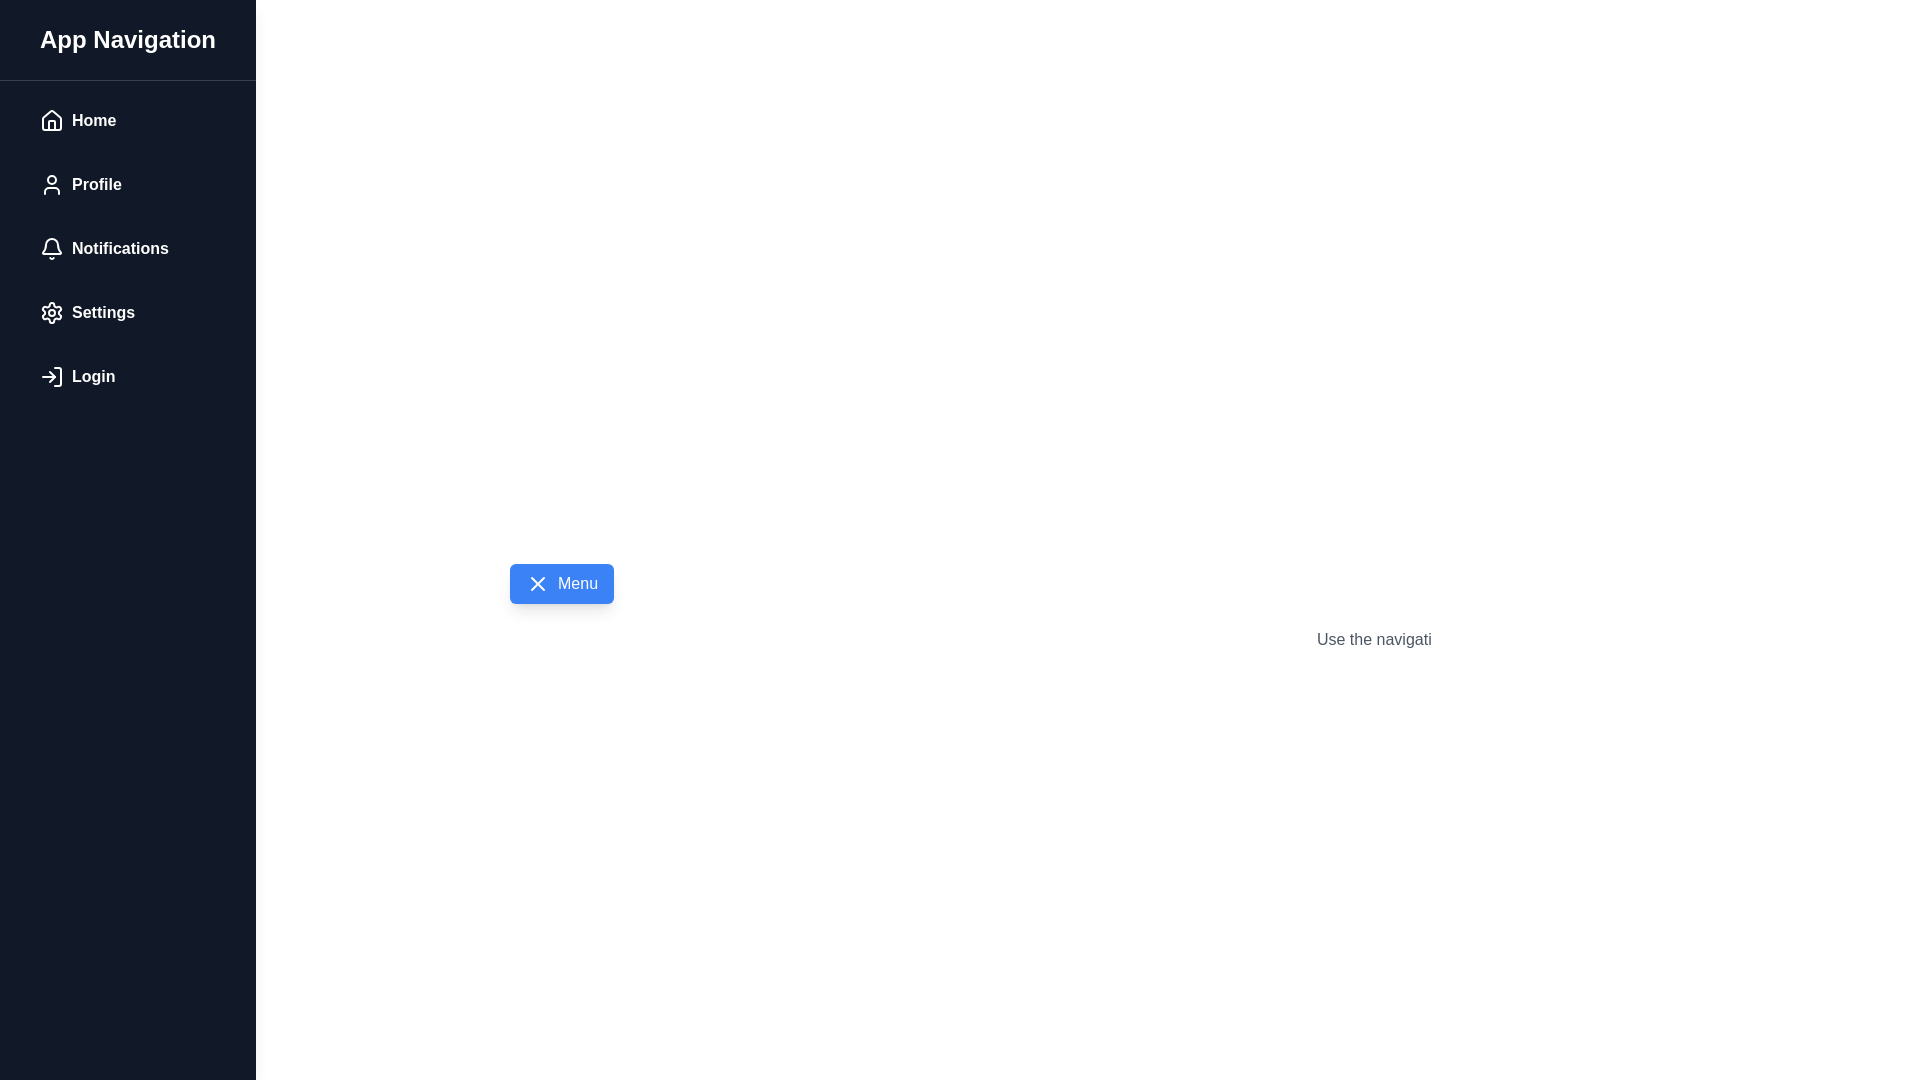  What do you see at coordinates (52, 377) in the screenshot?
I see `the login icon located in the navigation panel, positioned to the left of the 'Login' text` at bounding box center [52, 377].